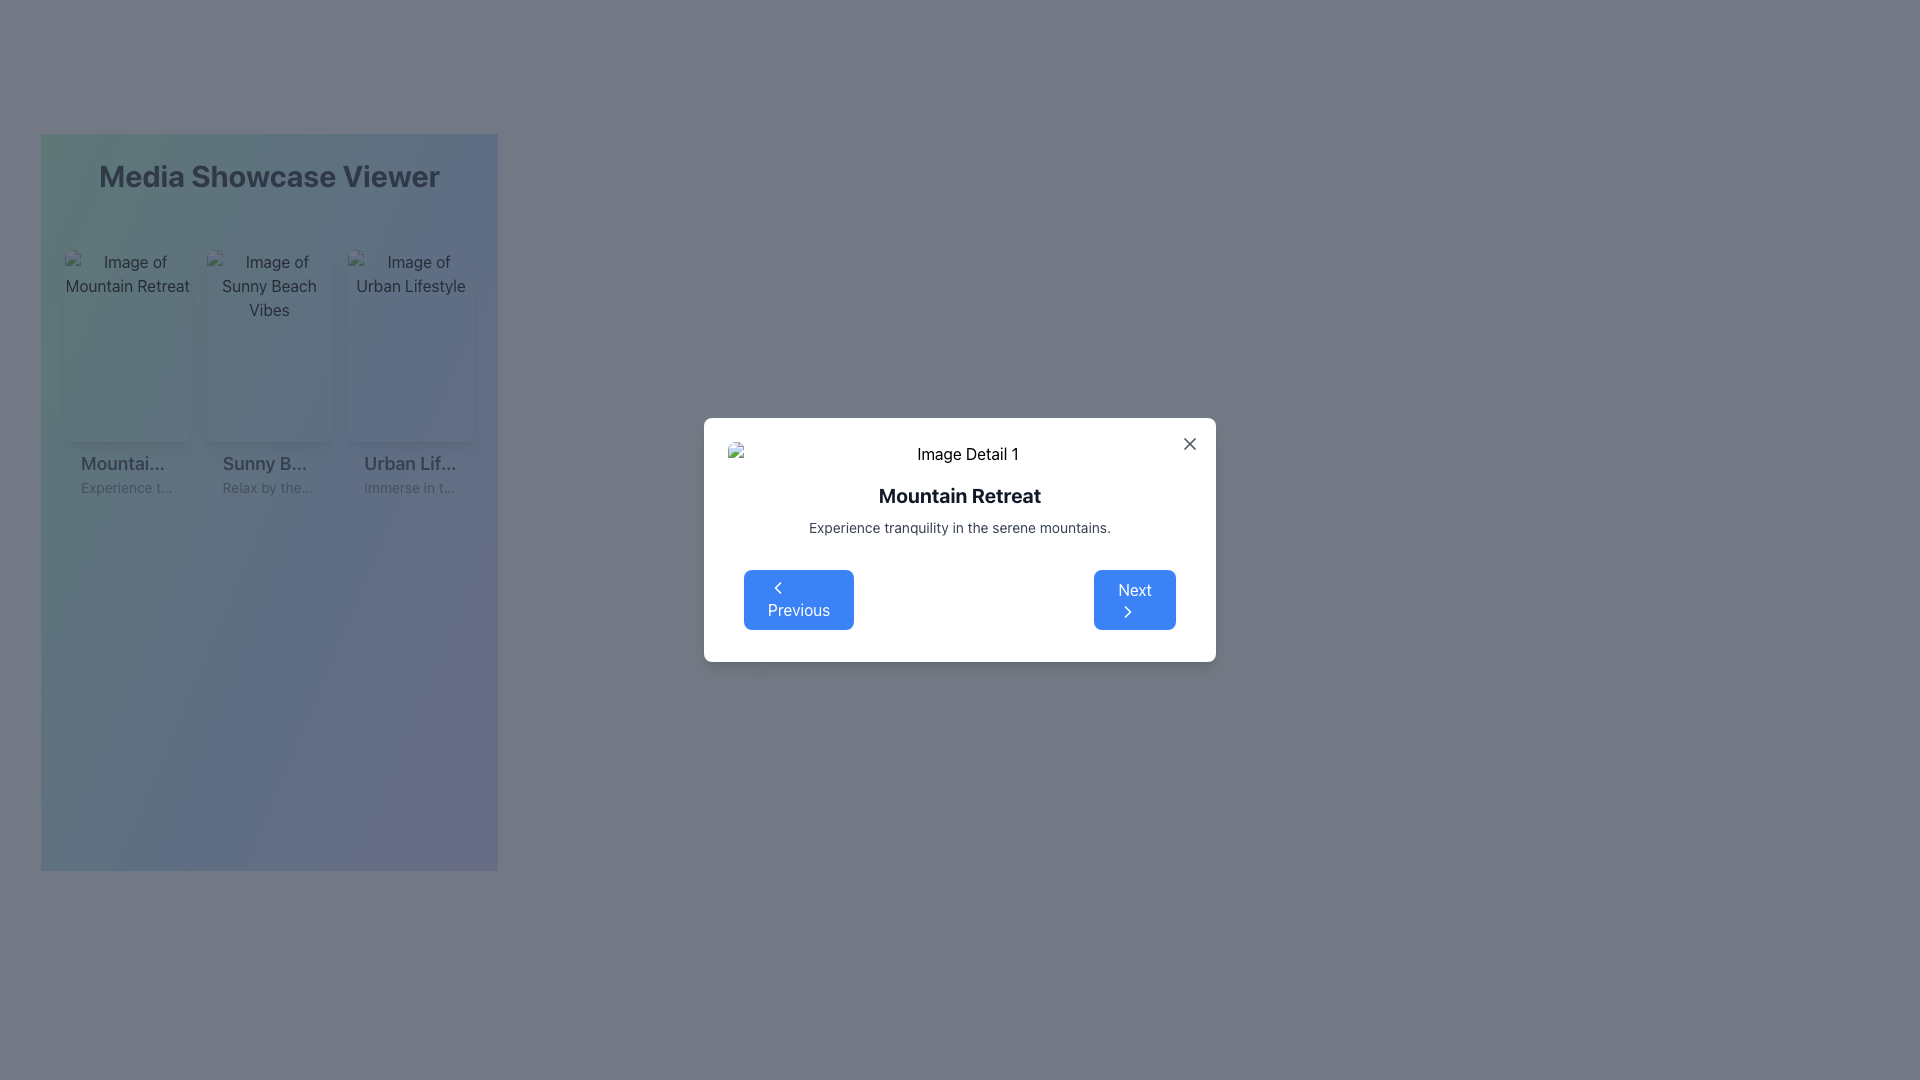  I want to click on the image representing 'Urban Lifestyle' located at the top section of the third card in a horizontal list of similar cards, so click(410, 345).